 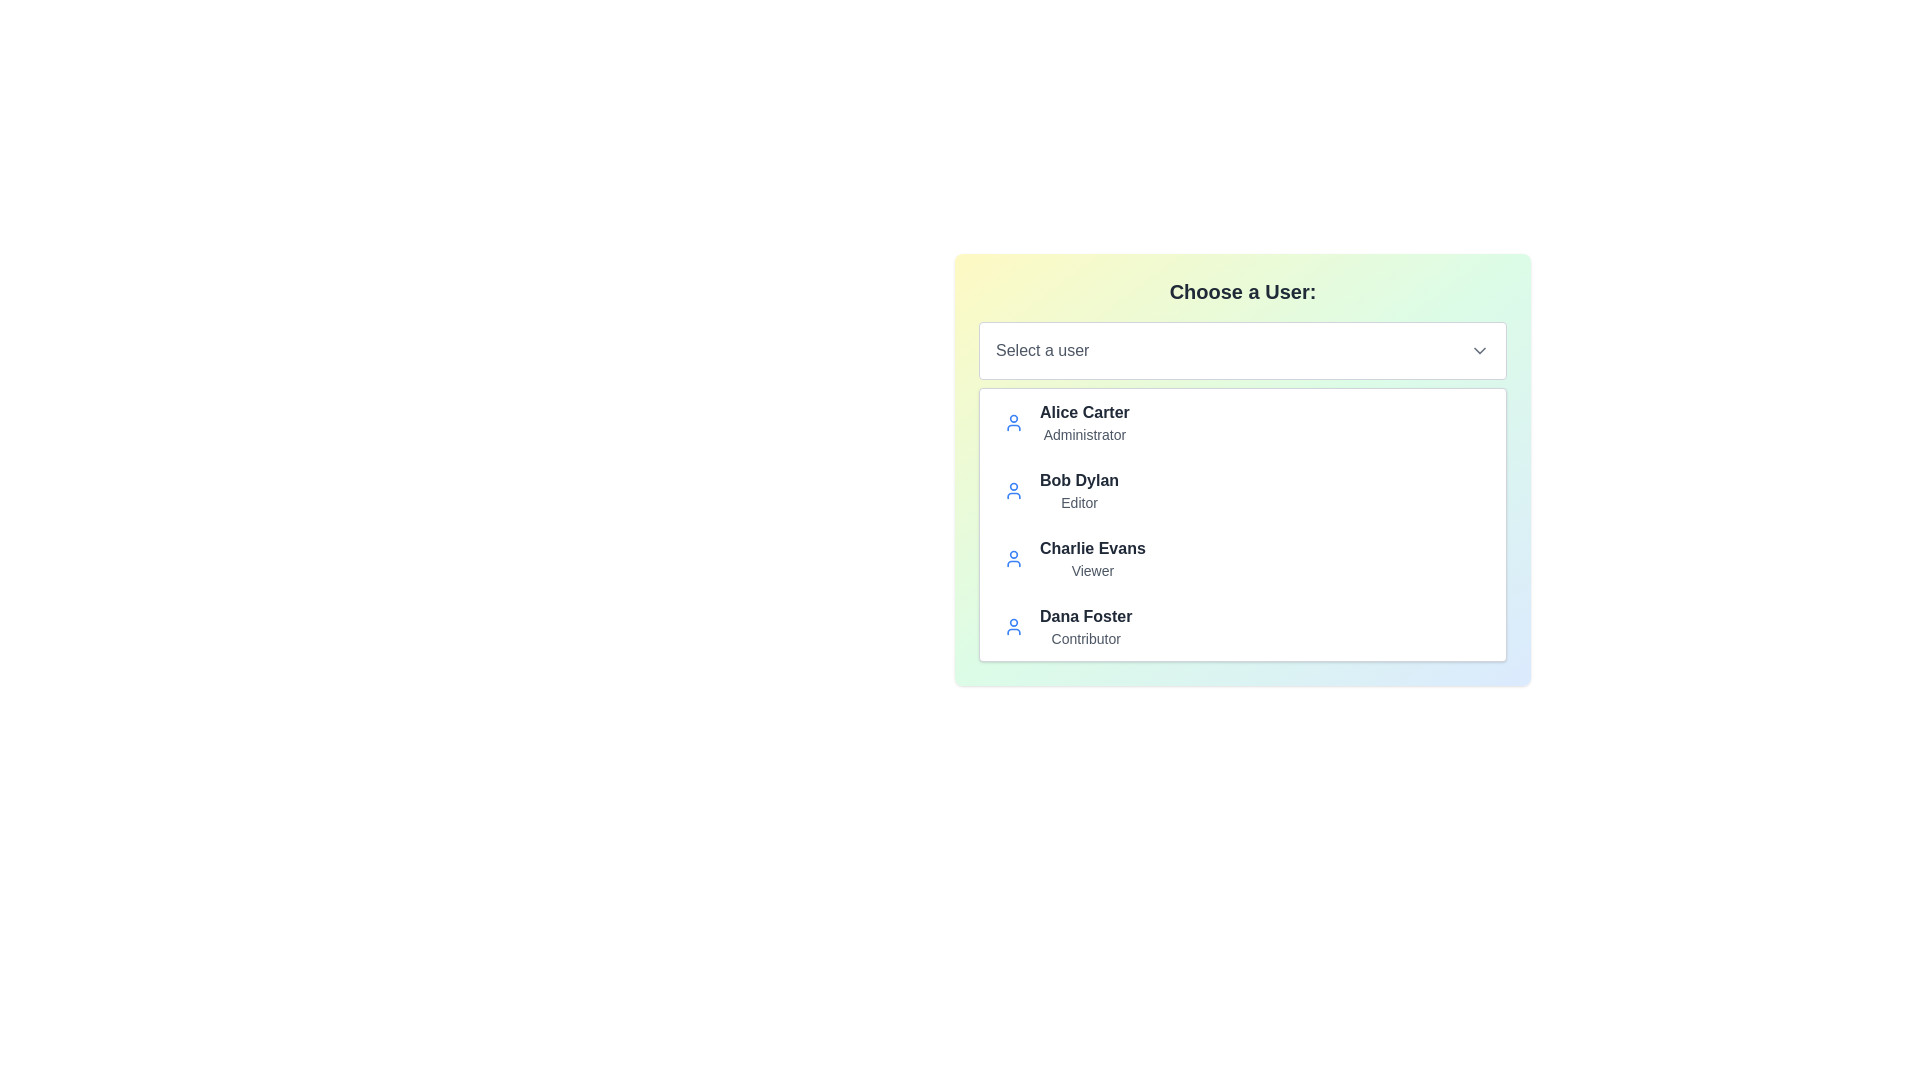 What do you see at coordinates (1083, 434) in the screenshot?
I see `the text label displaying 'Administrator', which is located directly below the bolded name 'Alice Carter' in the user-selection list` at bounding box center [1083, 434].